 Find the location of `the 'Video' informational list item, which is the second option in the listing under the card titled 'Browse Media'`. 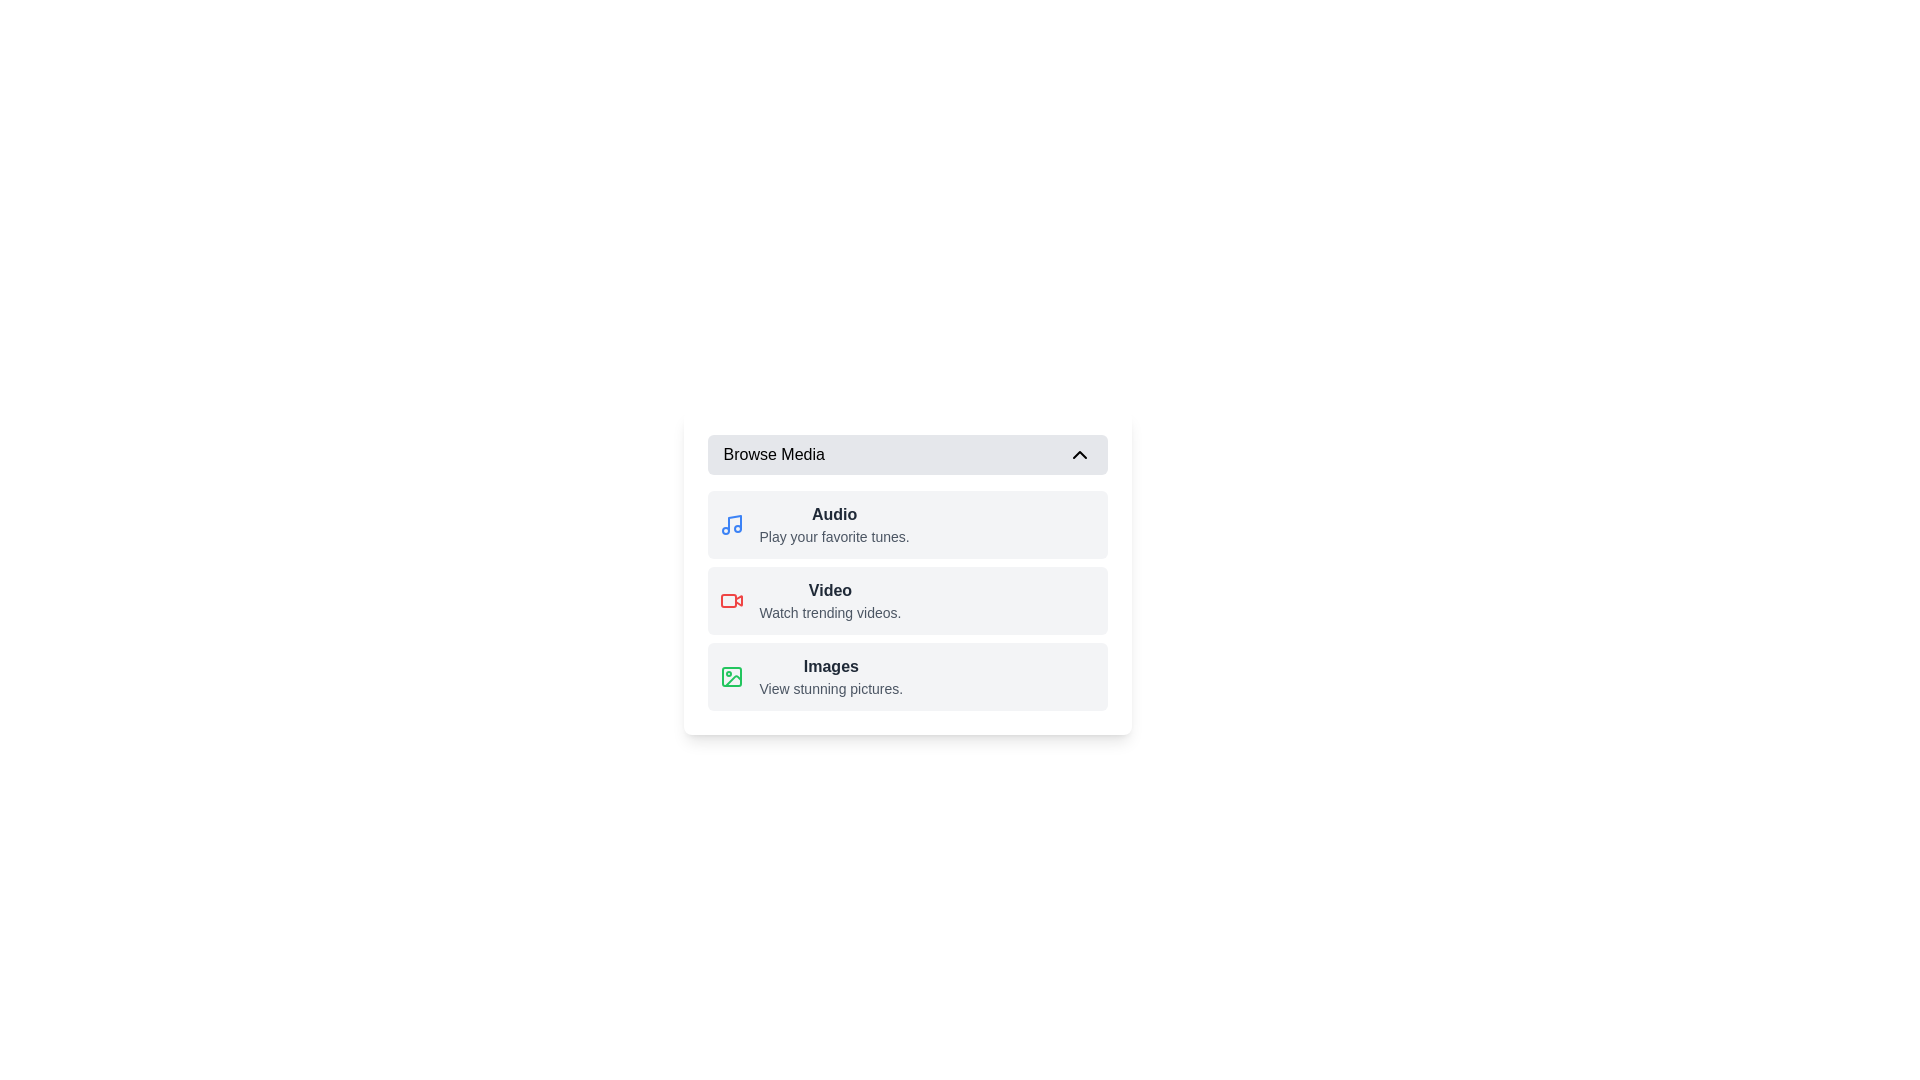

the 'Video' informational list item, which is the second option in the listing under the card titled 'Browse Media' is located at coordinates (830, 600).